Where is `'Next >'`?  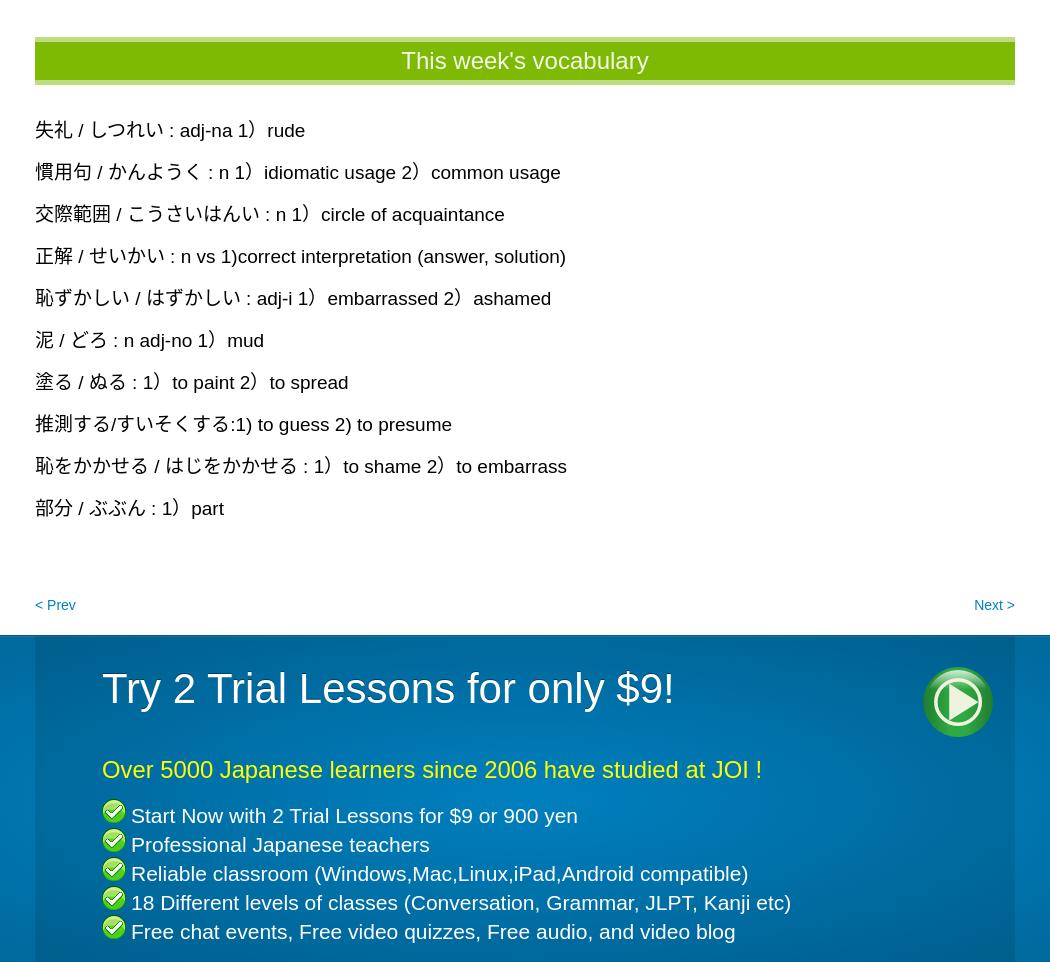 'Next >' is located at coordinates (994, 603).